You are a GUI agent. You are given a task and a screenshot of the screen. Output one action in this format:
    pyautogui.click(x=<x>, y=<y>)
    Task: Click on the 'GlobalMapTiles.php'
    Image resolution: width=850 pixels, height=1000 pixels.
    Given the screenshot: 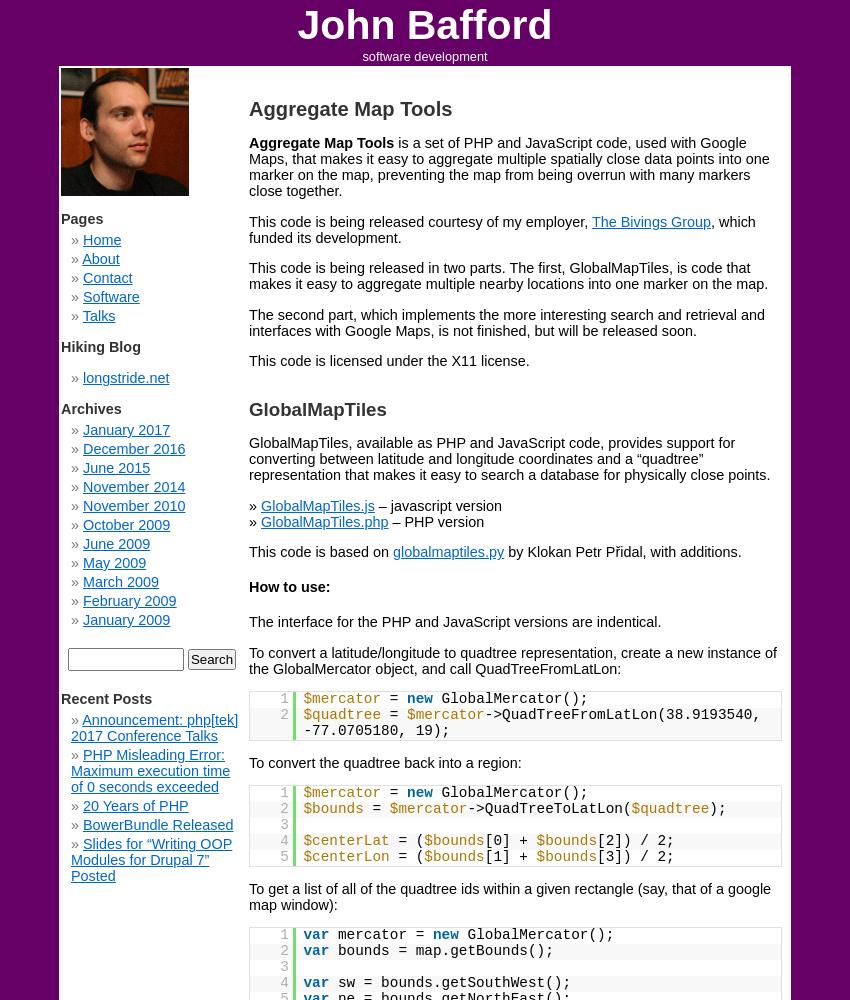 What is the action you would take?
    pyautogui.click(x=324, y=521)
    